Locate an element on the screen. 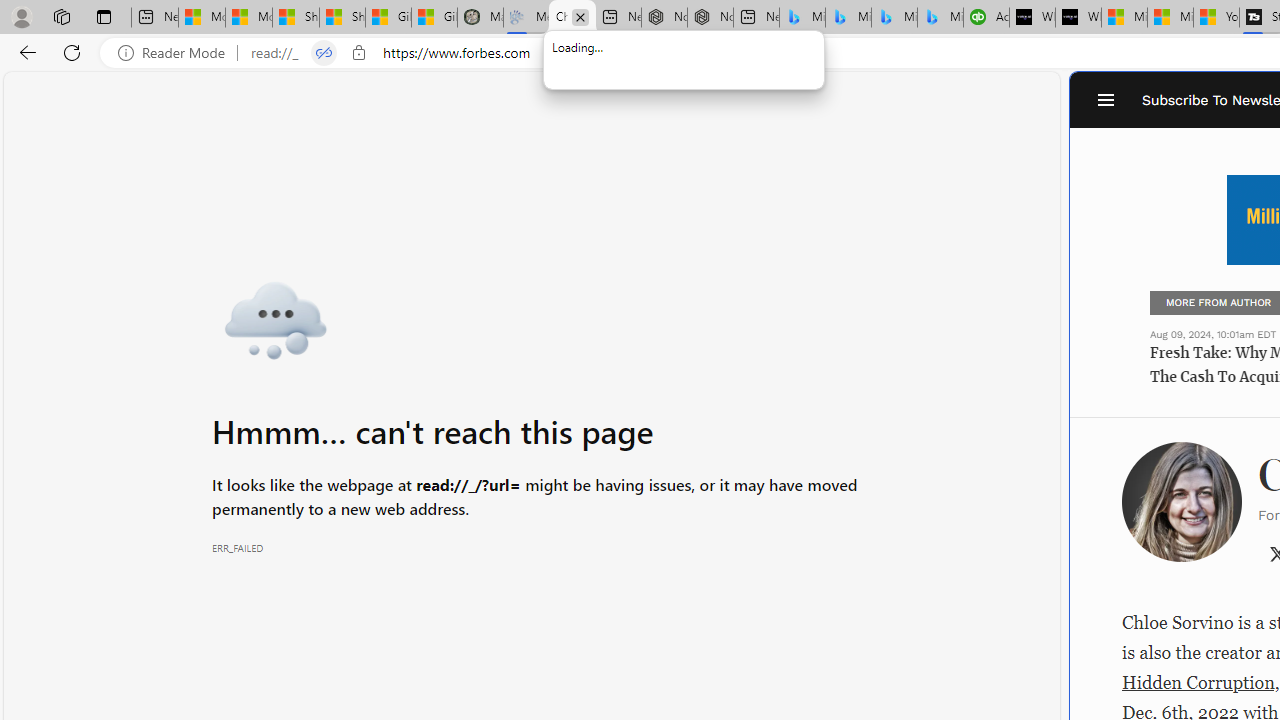 The image size is (1280, 720). 'Microsoft Bing Travel - Shangri-La Hotel Bangkok' is located at coordinates (939, 17).